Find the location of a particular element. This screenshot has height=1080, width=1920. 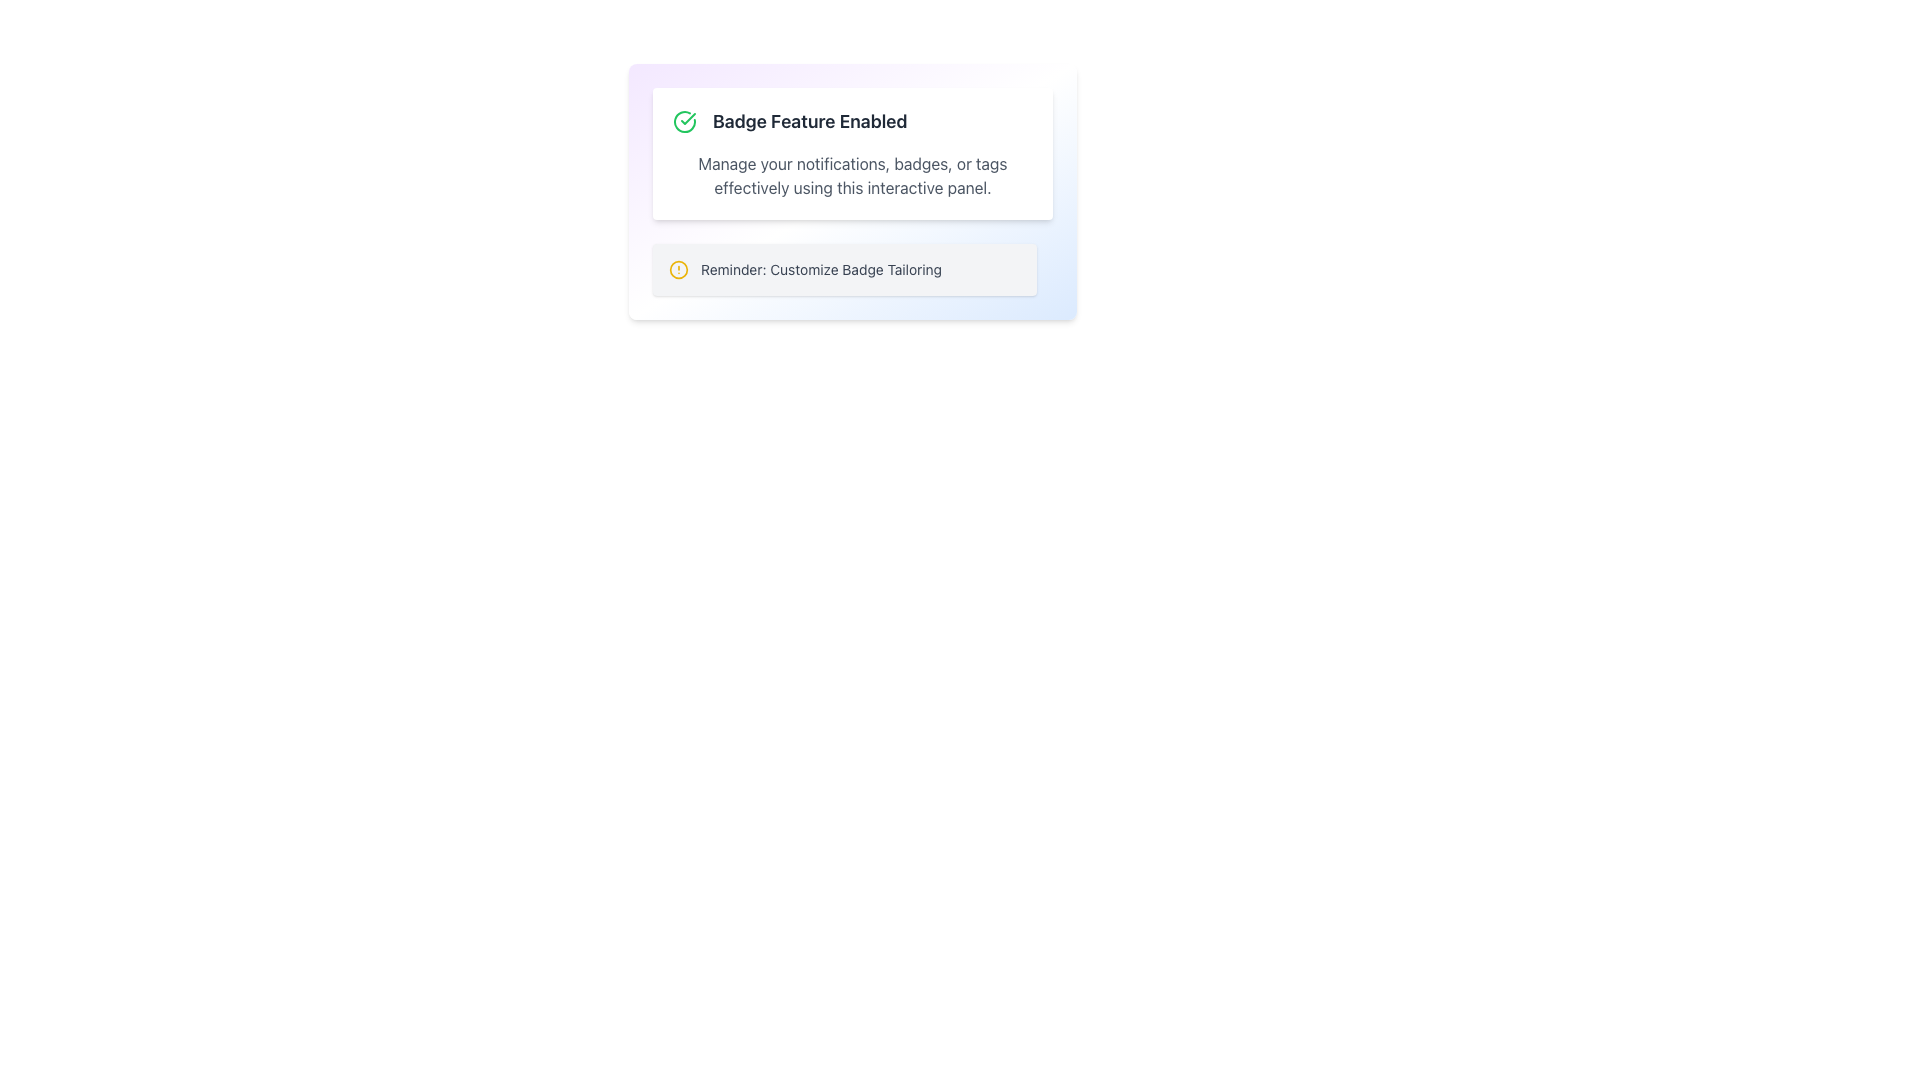

the icon indicating the successful activation of the 'Badge Feature Enabled' feature, which is located to the left of the text 'Badge Feature Enabled' is located at coordinates (685, 122).